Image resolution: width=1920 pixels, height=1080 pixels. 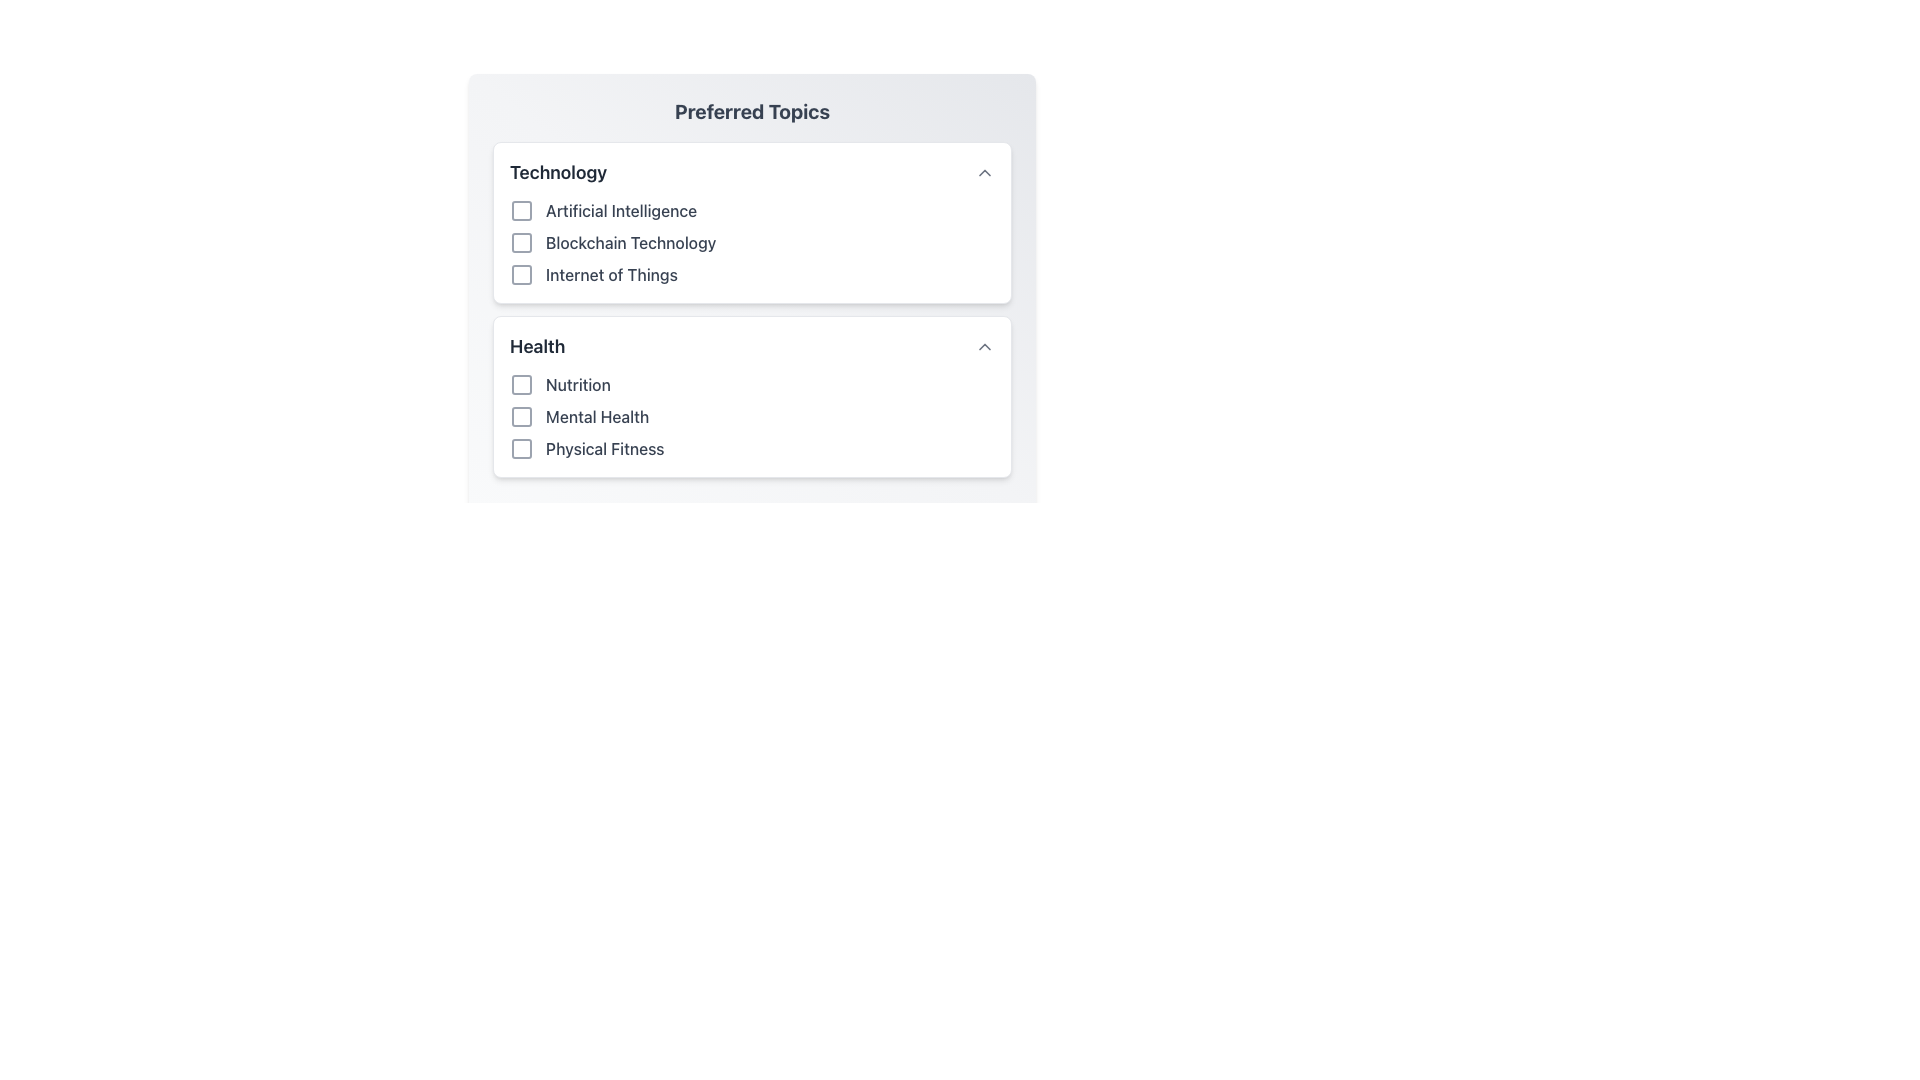 What do you see at coordinates (984, 172) in the screenshot?
I see `the collapse action button located to the far right of the 'Technology' section header to hide its contents` at bounding box center [984, 172].